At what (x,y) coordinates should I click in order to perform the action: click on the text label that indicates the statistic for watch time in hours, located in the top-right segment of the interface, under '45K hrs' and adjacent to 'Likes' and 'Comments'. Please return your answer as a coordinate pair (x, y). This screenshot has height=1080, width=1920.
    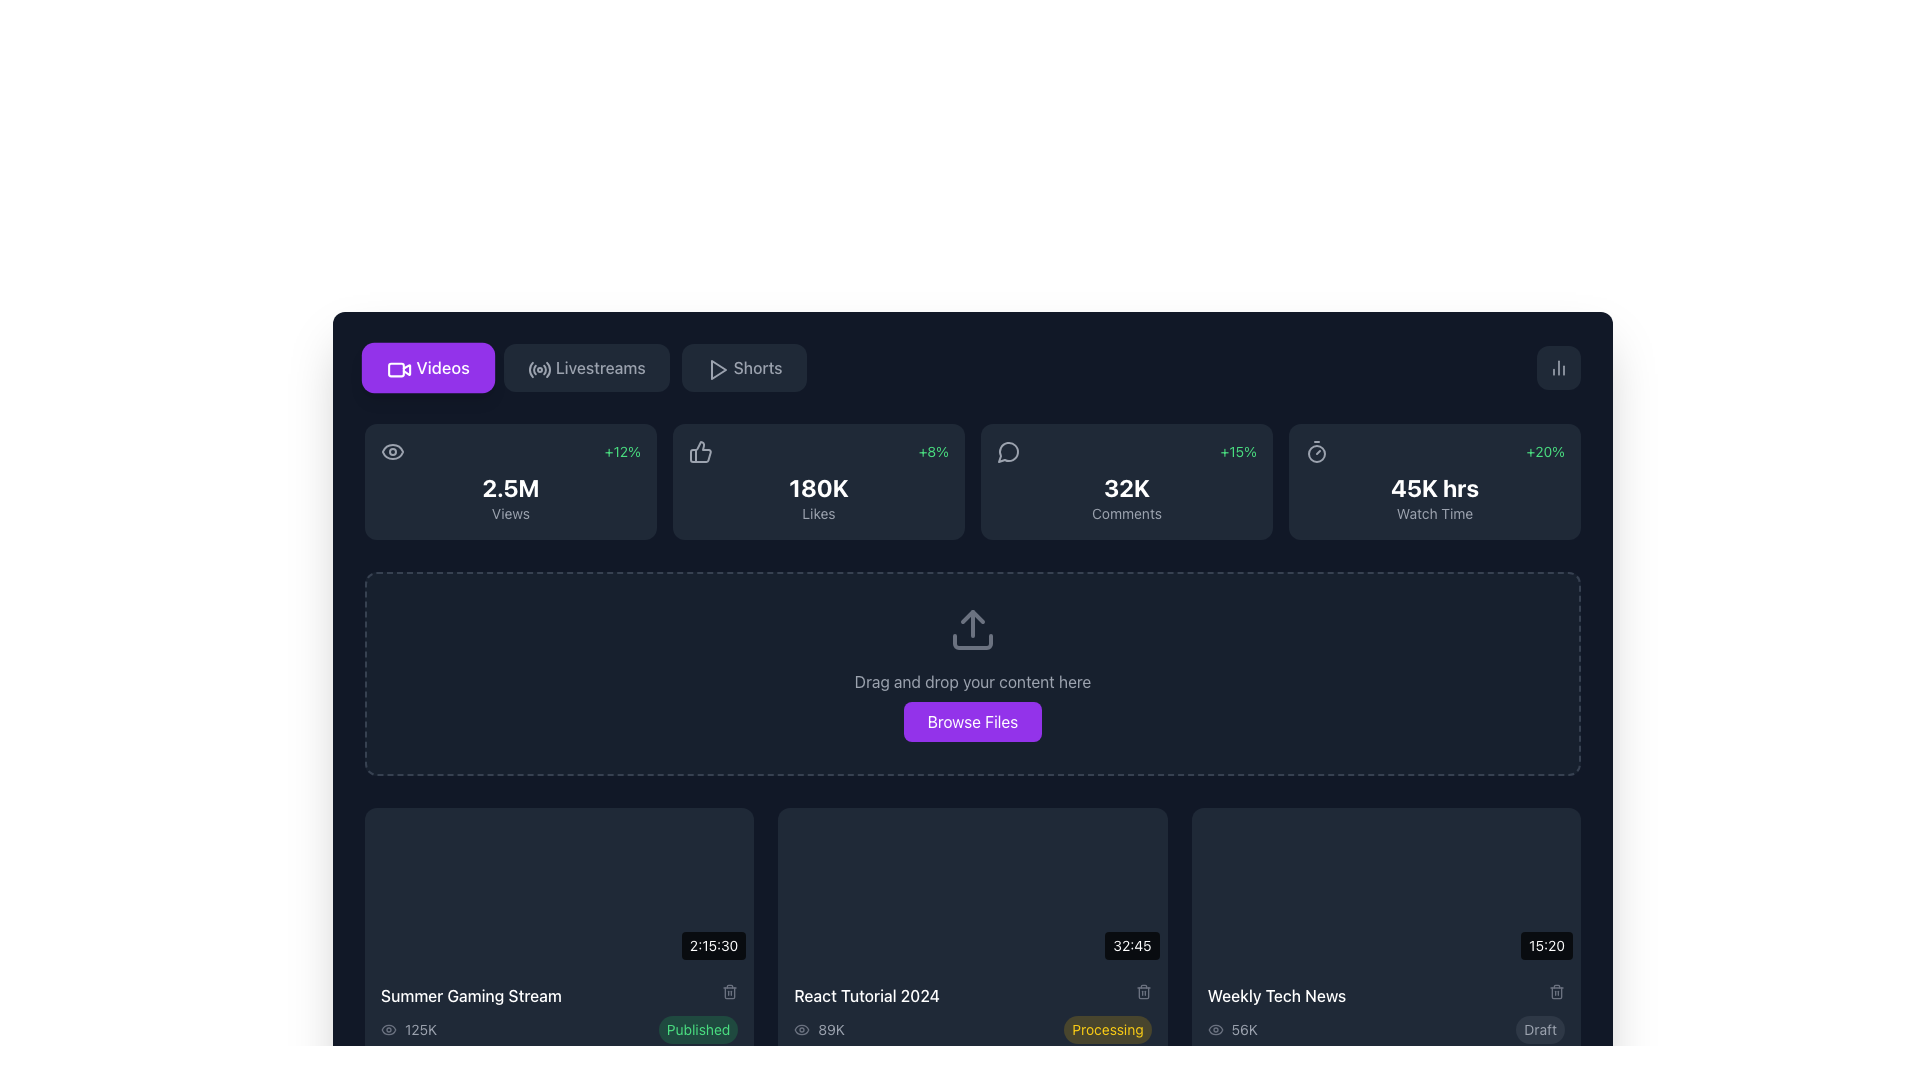
    Looking at the image, I should click on (1434, 512).